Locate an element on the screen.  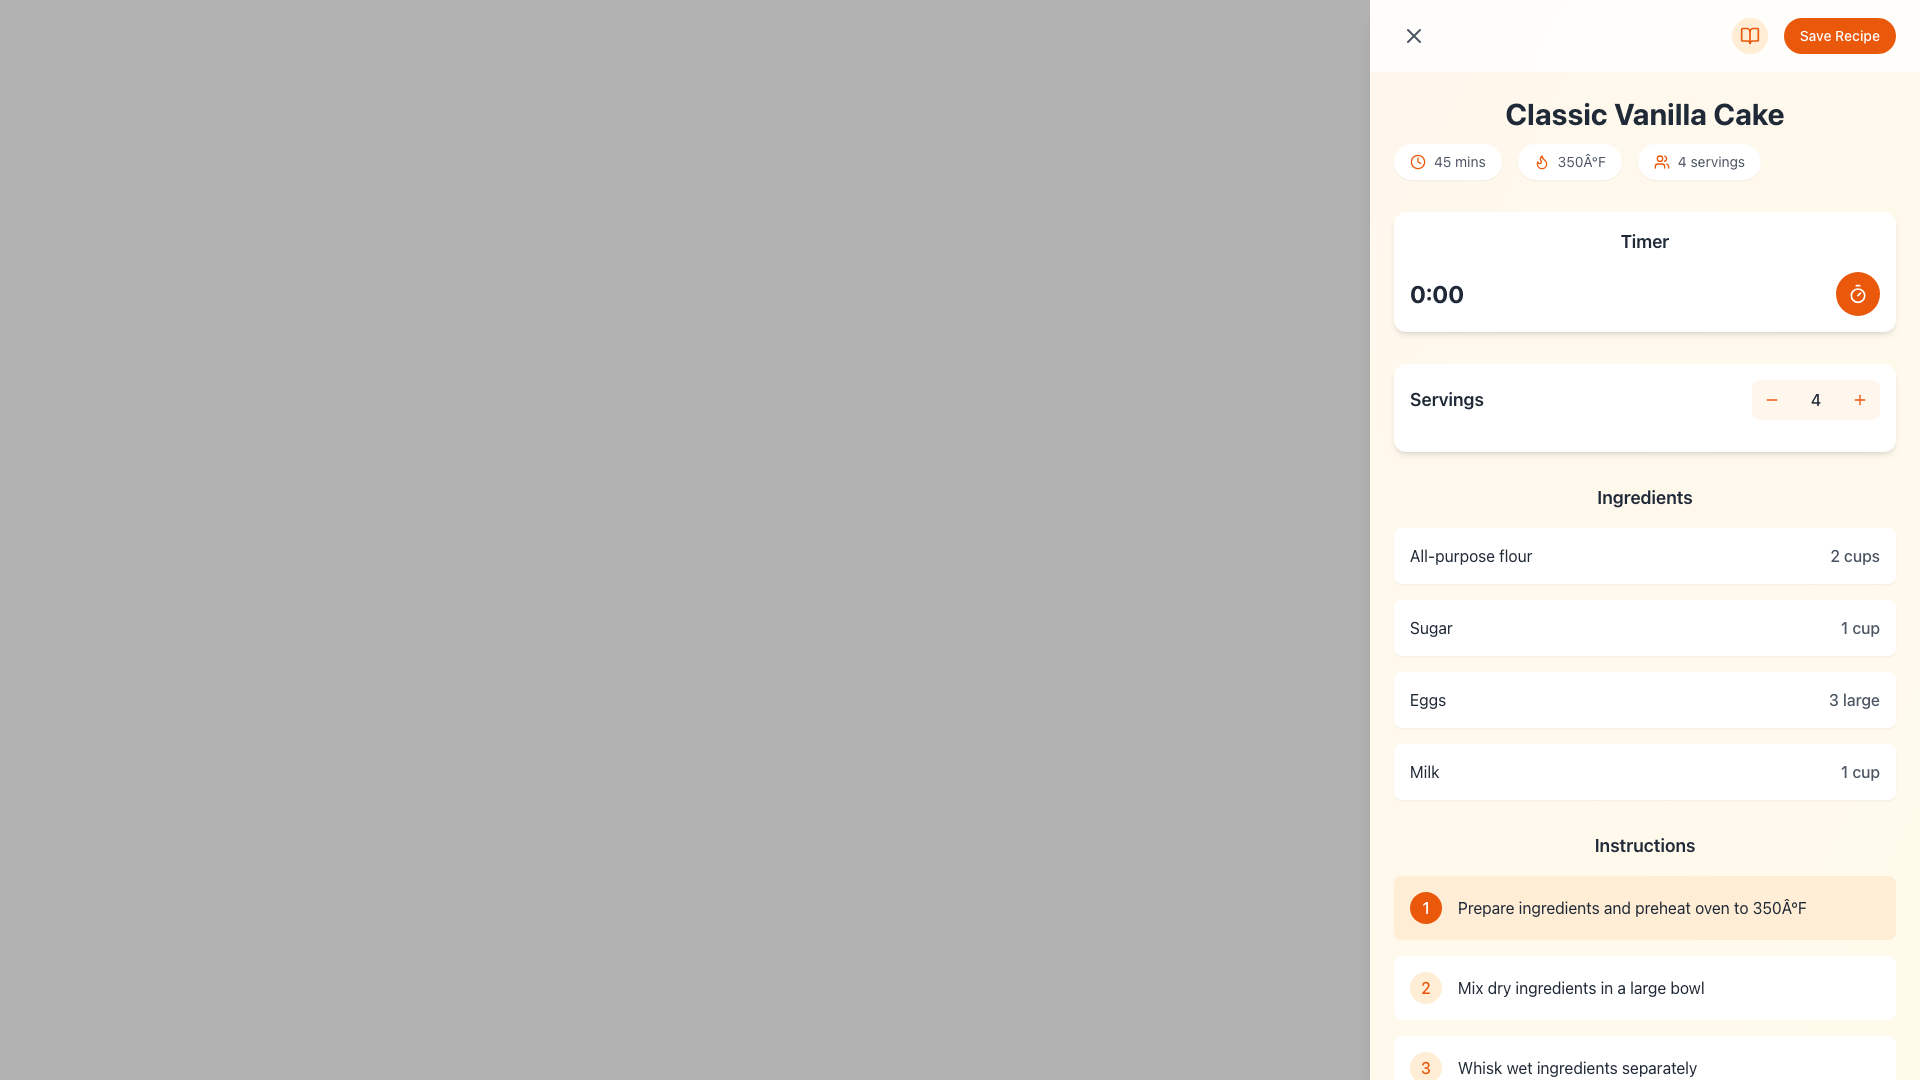
the text label displaying '3 large' in grayish color, located to the right of the 'Eggs' label in the ingredients list of the recipe interface is located at coordinates (1853, 698).